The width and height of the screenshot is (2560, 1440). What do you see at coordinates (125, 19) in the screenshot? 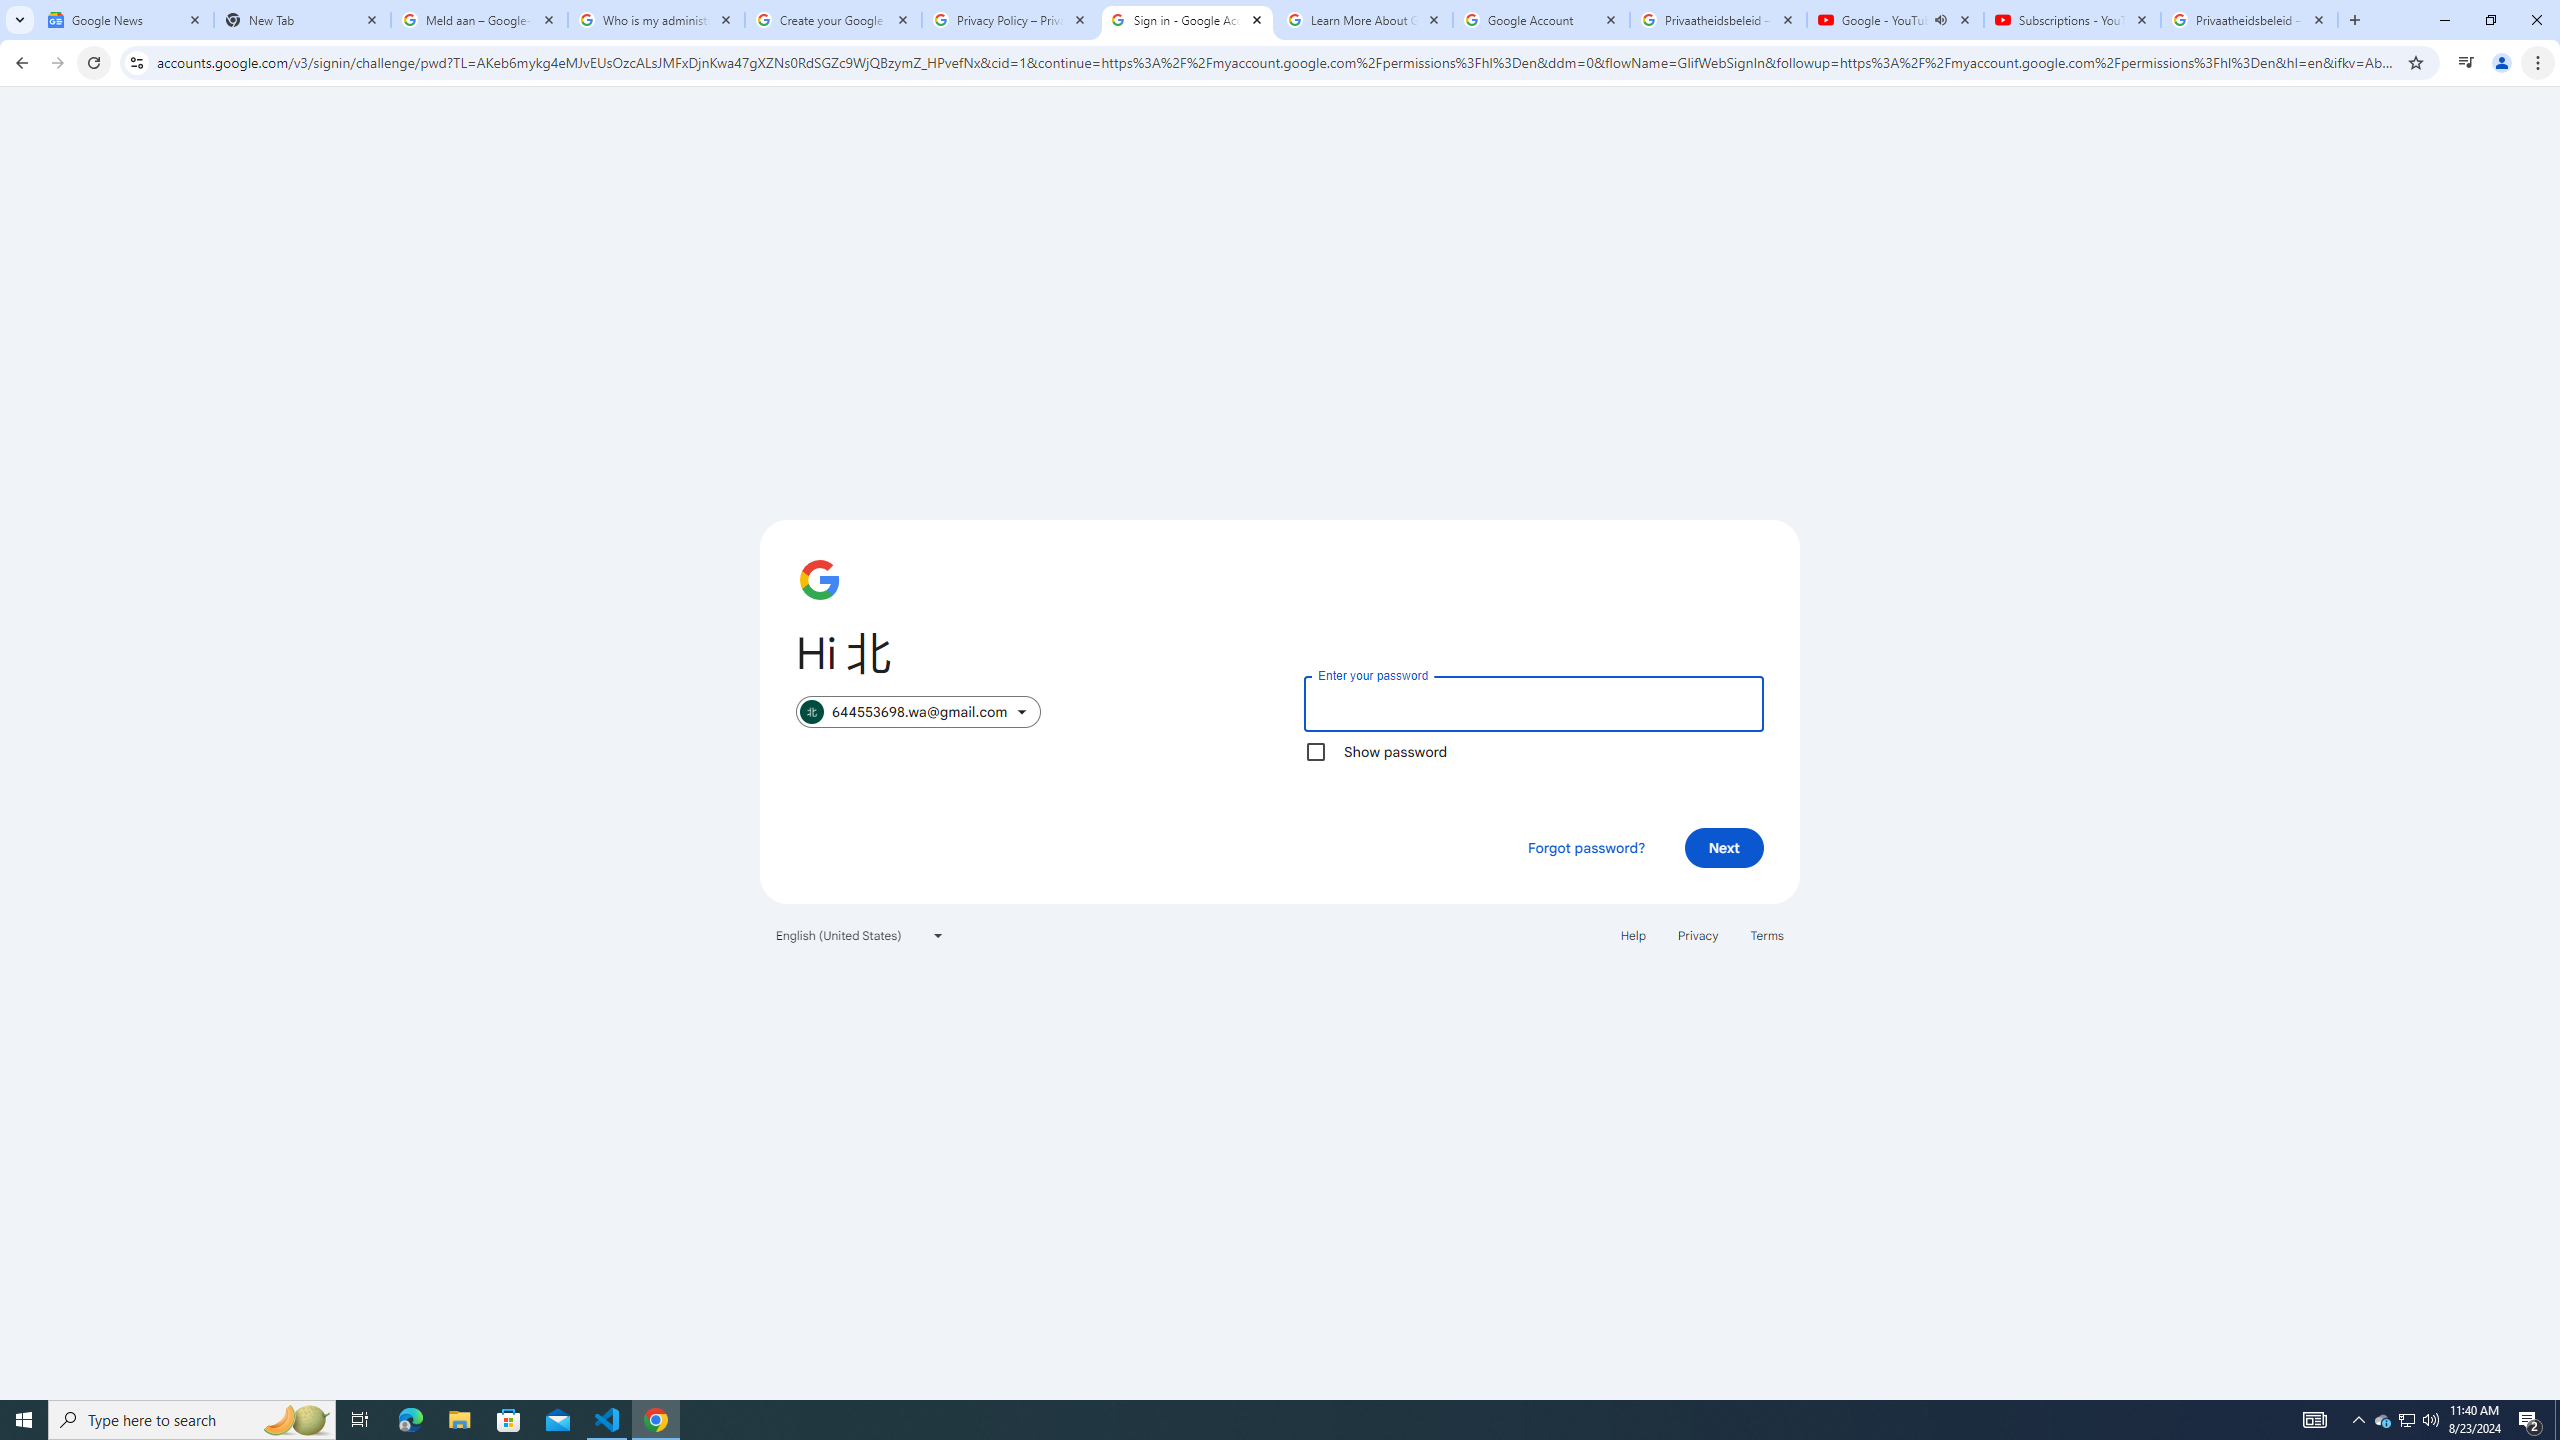
I see `'Google News'` at bounding box center [125, 19].